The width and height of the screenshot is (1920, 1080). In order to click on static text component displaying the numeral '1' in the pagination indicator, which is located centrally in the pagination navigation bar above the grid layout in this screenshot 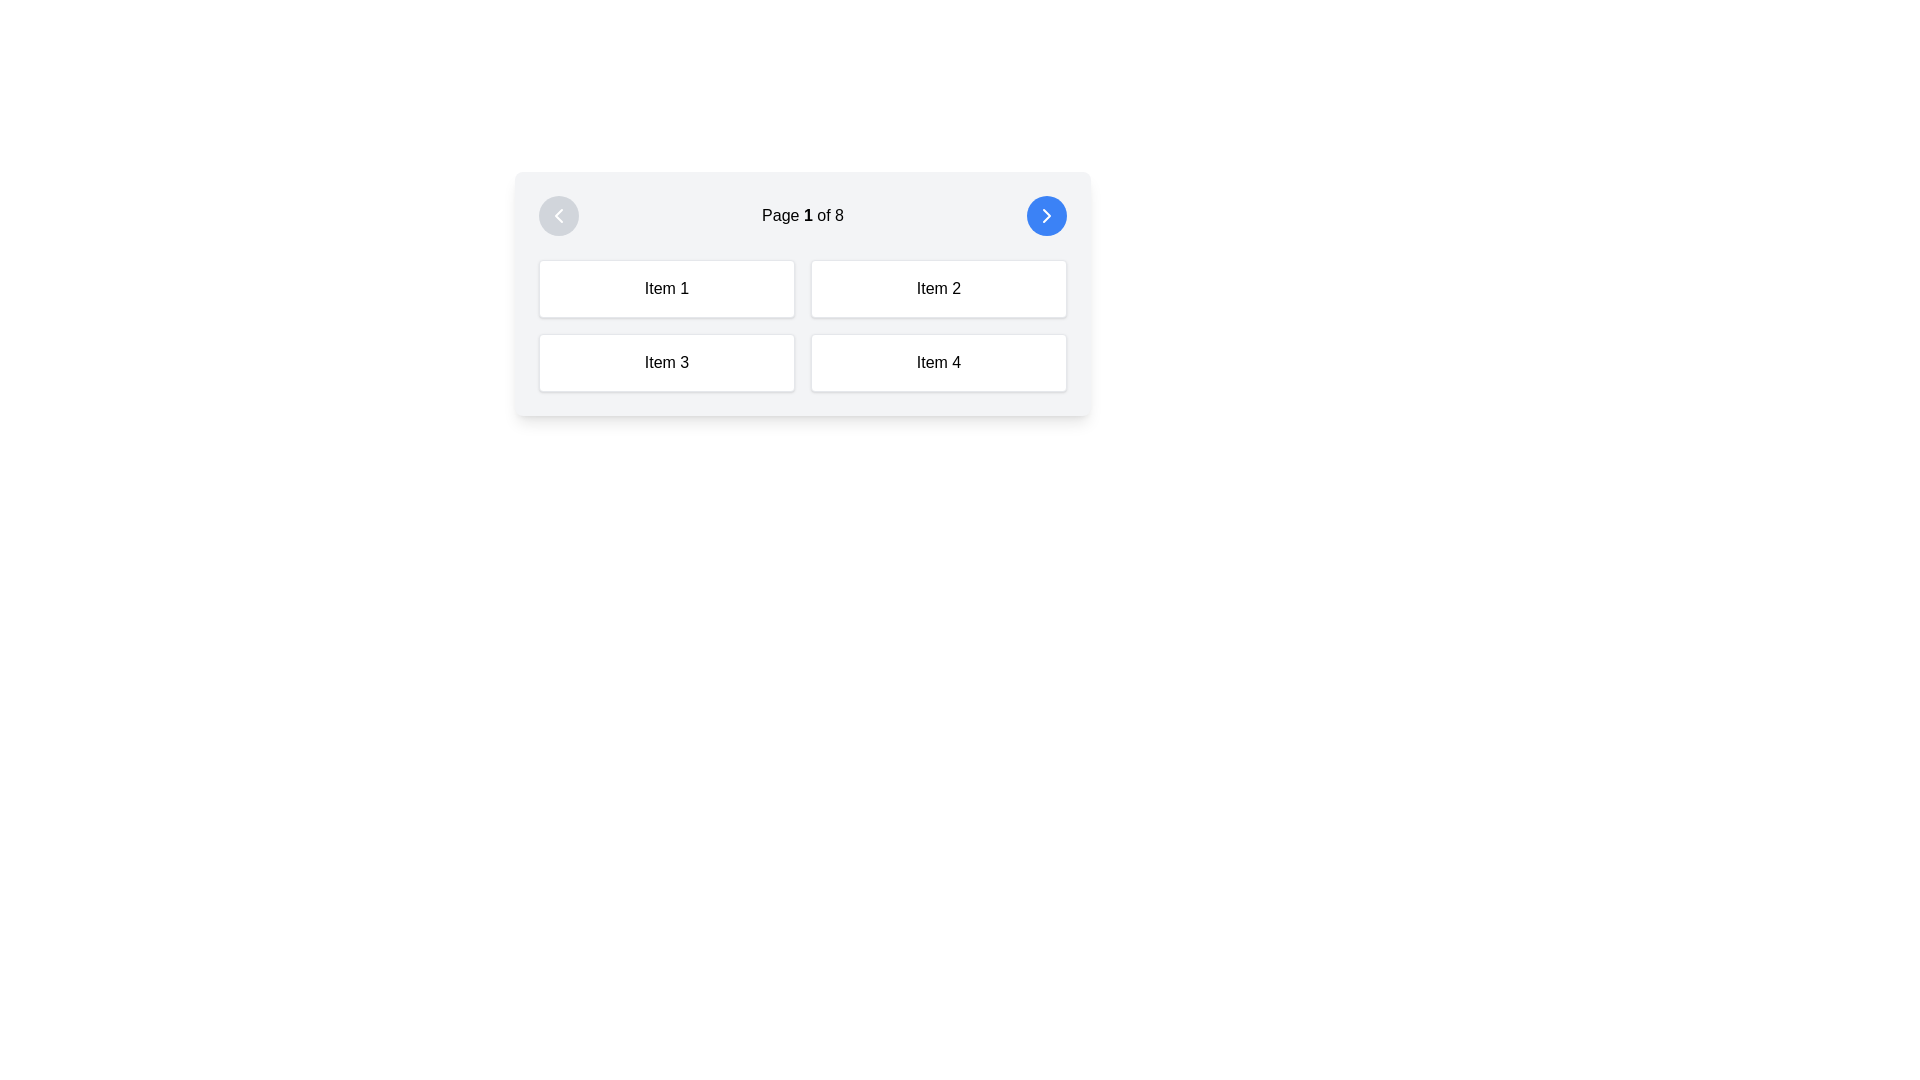, I will do `click(808, 215)`.